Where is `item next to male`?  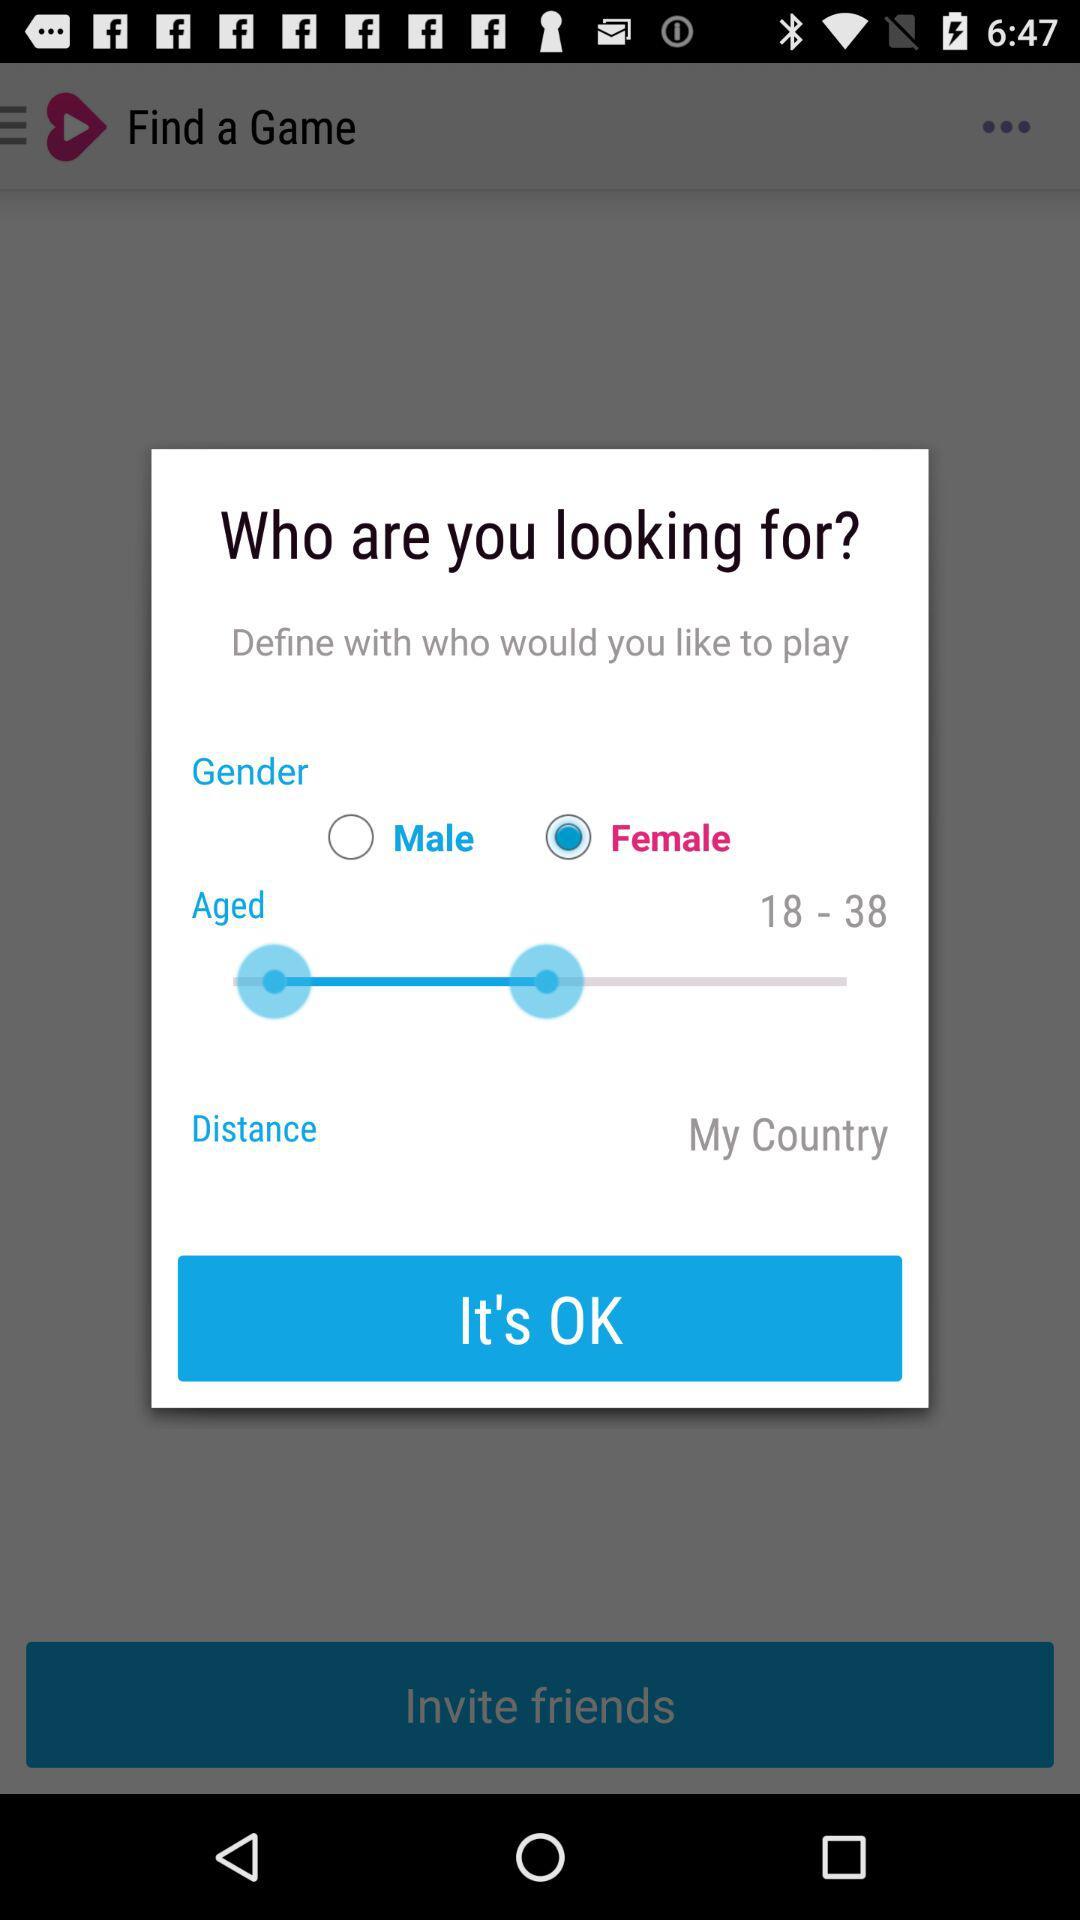
item next to male is located at coordinates (627, 836).